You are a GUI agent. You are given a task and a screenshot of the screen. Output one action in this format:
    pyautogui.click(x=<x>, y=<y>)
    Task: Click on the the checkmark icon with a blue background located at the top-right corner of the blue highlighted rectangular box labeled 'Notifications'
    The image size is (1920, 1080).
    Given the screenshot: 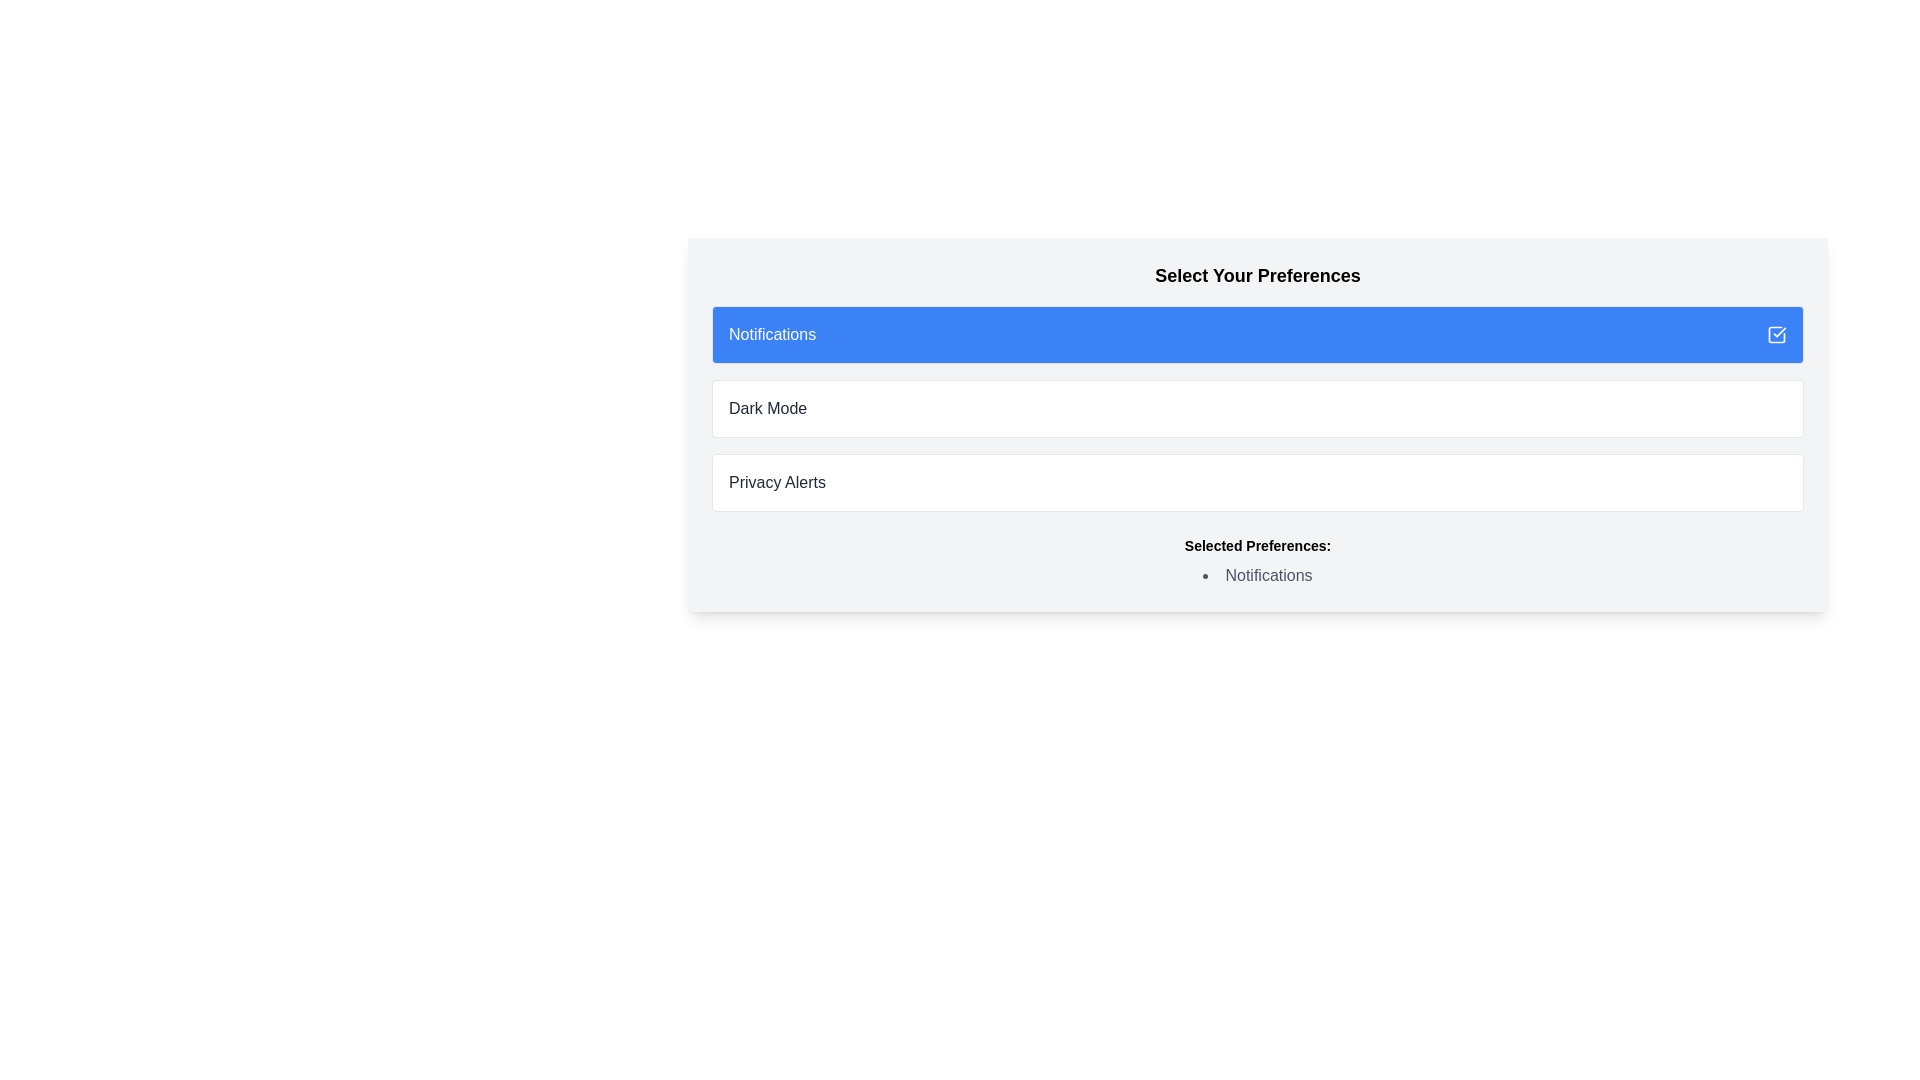 What is the action you would take?
    pyautogui.click(x=1776, y=334)
    